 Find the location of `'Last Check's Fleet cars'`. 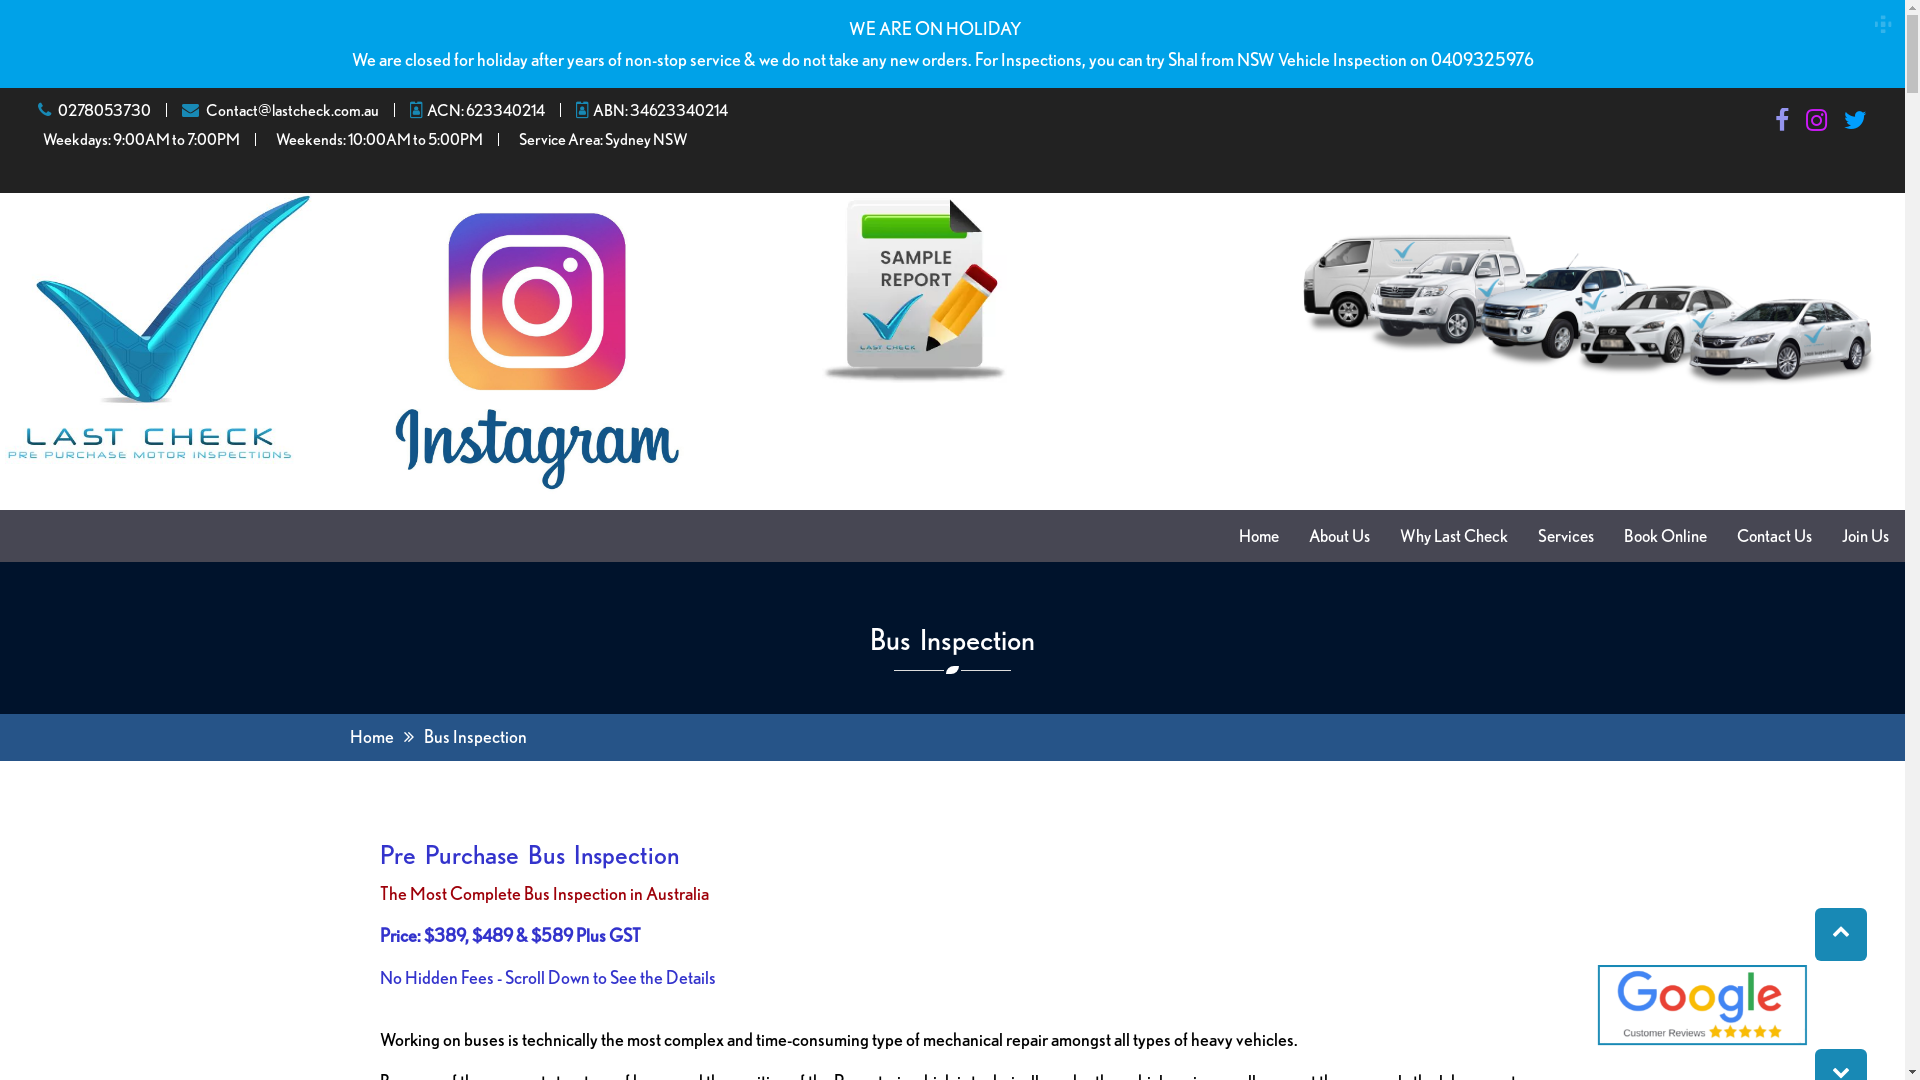

'Last Check's Fleet cars' is located at coordinates (1274, 304).